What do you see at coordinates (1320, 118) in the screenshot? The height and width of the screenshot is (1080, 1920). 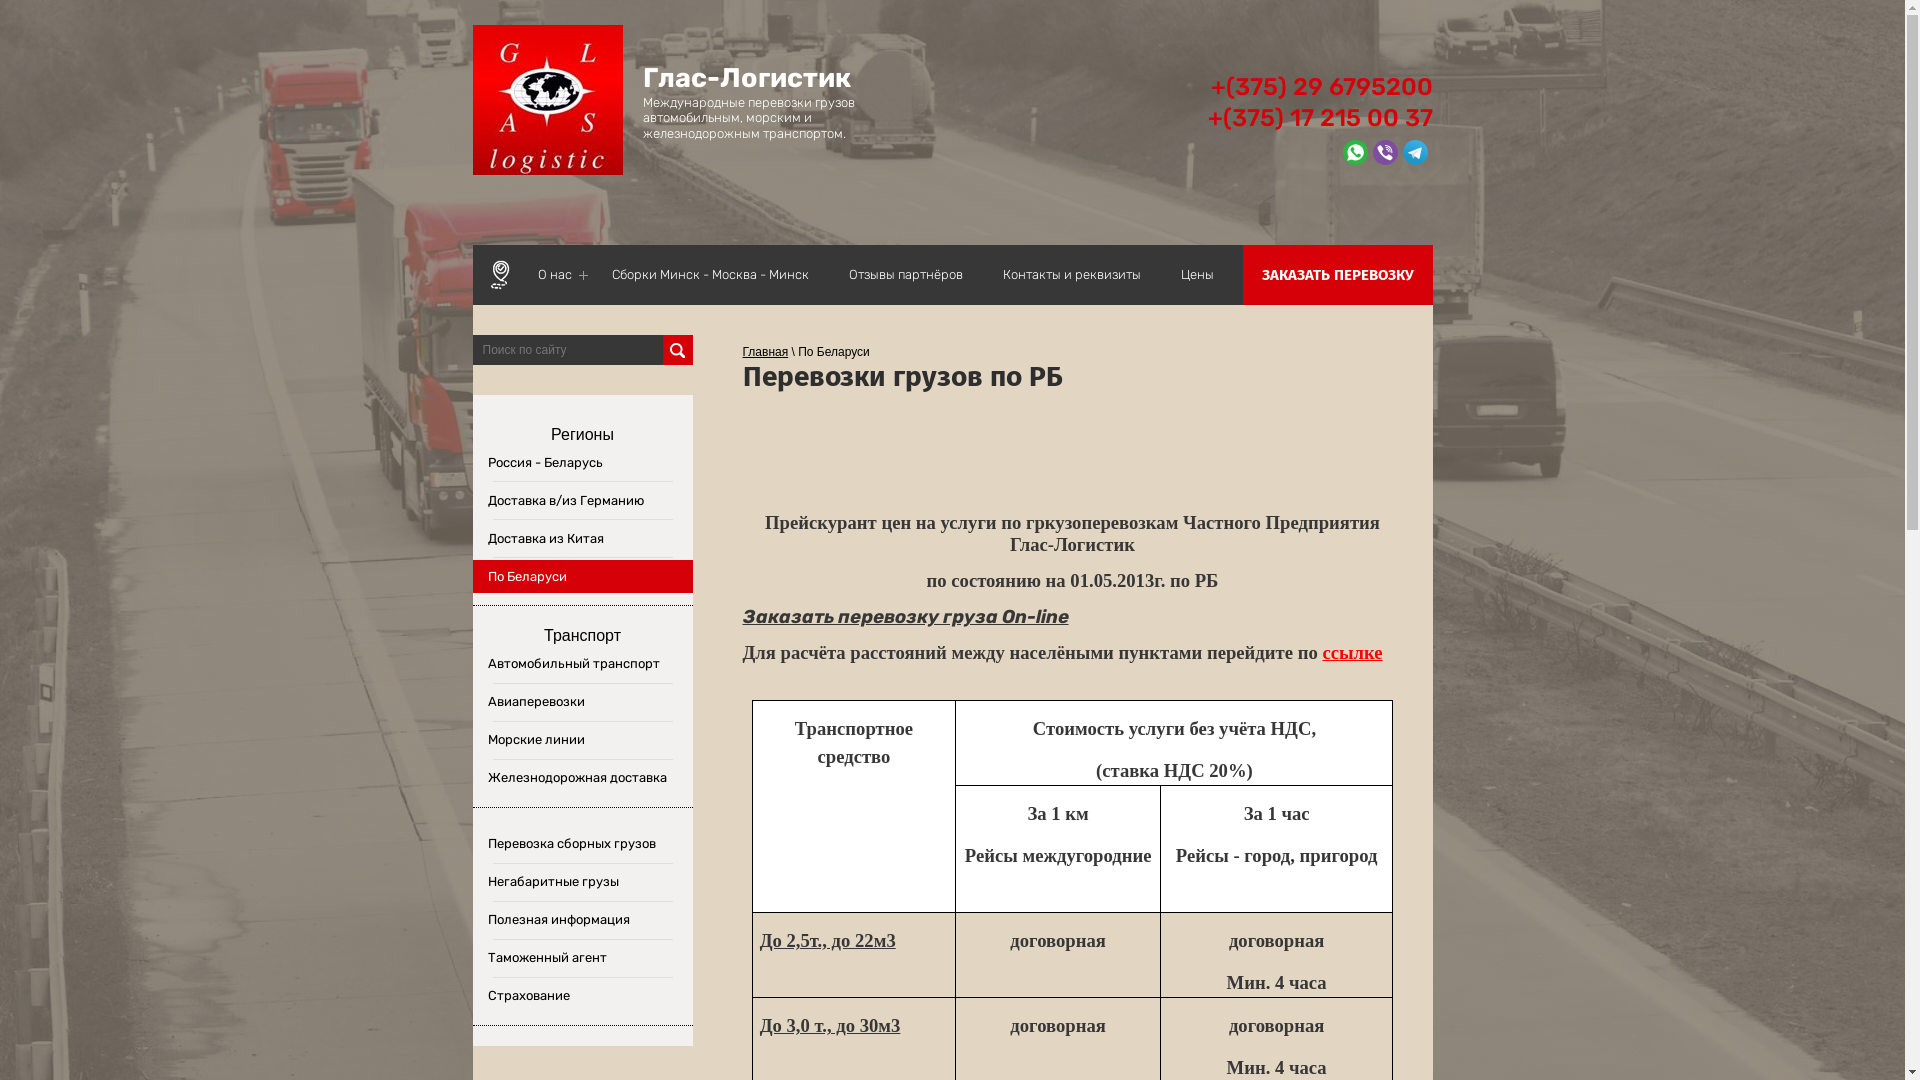 I see `'+(375) 17 215 00 37'` at bounding box center [1320, 118].